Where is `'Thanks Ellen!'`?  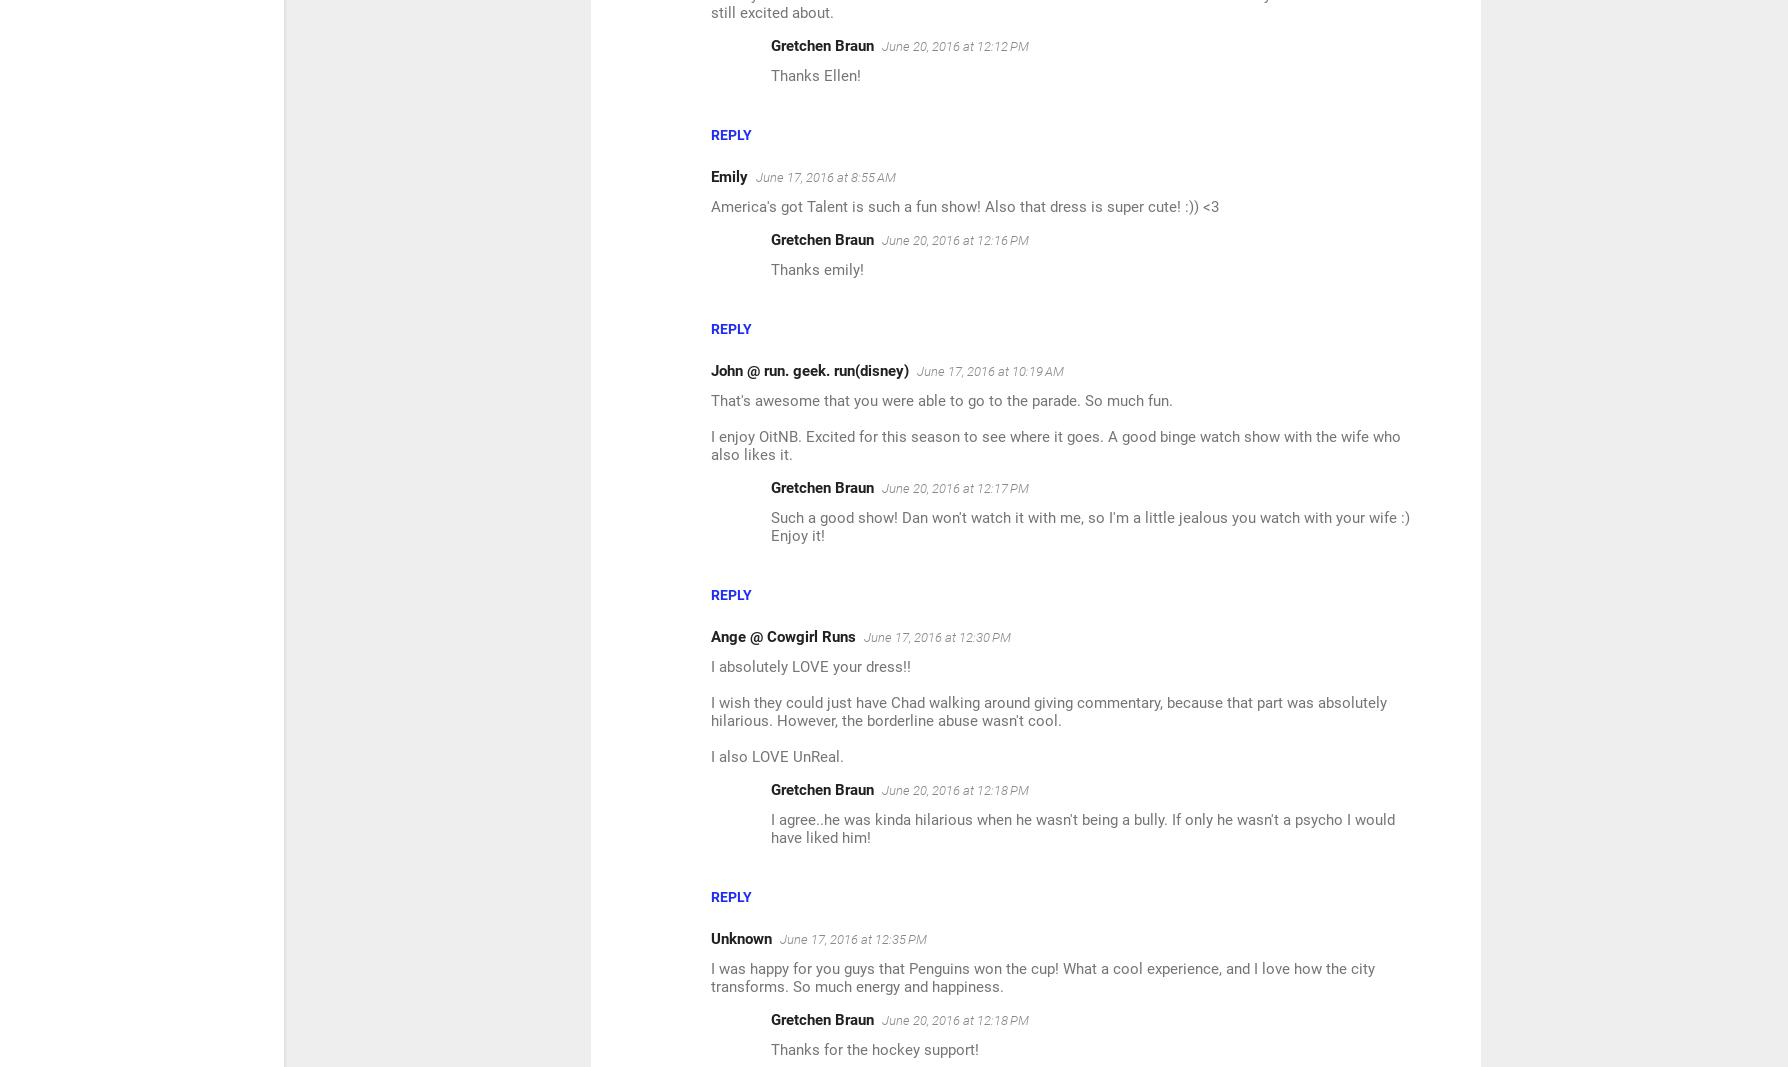
'Thanks Ellen!' is located at coordinates (815, 74).